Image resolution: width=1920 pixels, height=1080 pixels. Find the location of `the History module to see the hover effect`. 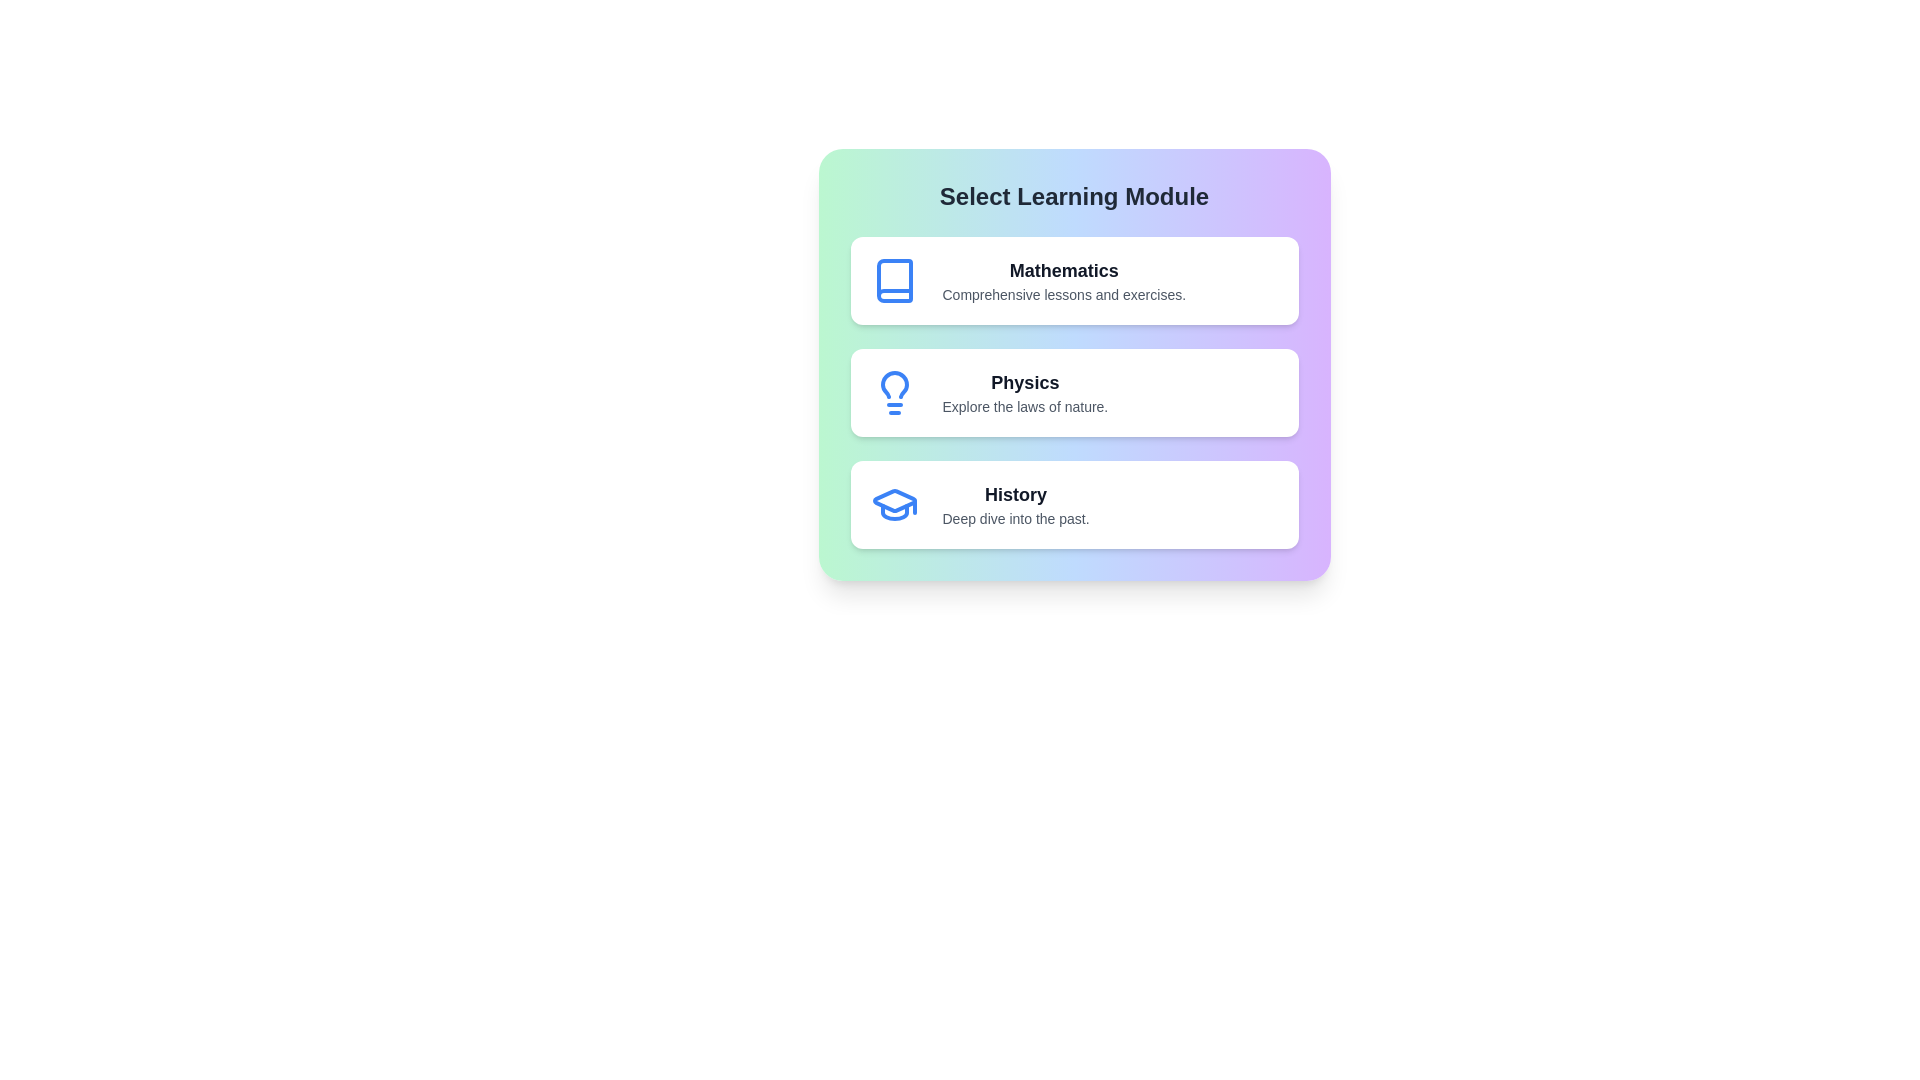

the History module to see the hover effect is located at coordinates (1073, 504).